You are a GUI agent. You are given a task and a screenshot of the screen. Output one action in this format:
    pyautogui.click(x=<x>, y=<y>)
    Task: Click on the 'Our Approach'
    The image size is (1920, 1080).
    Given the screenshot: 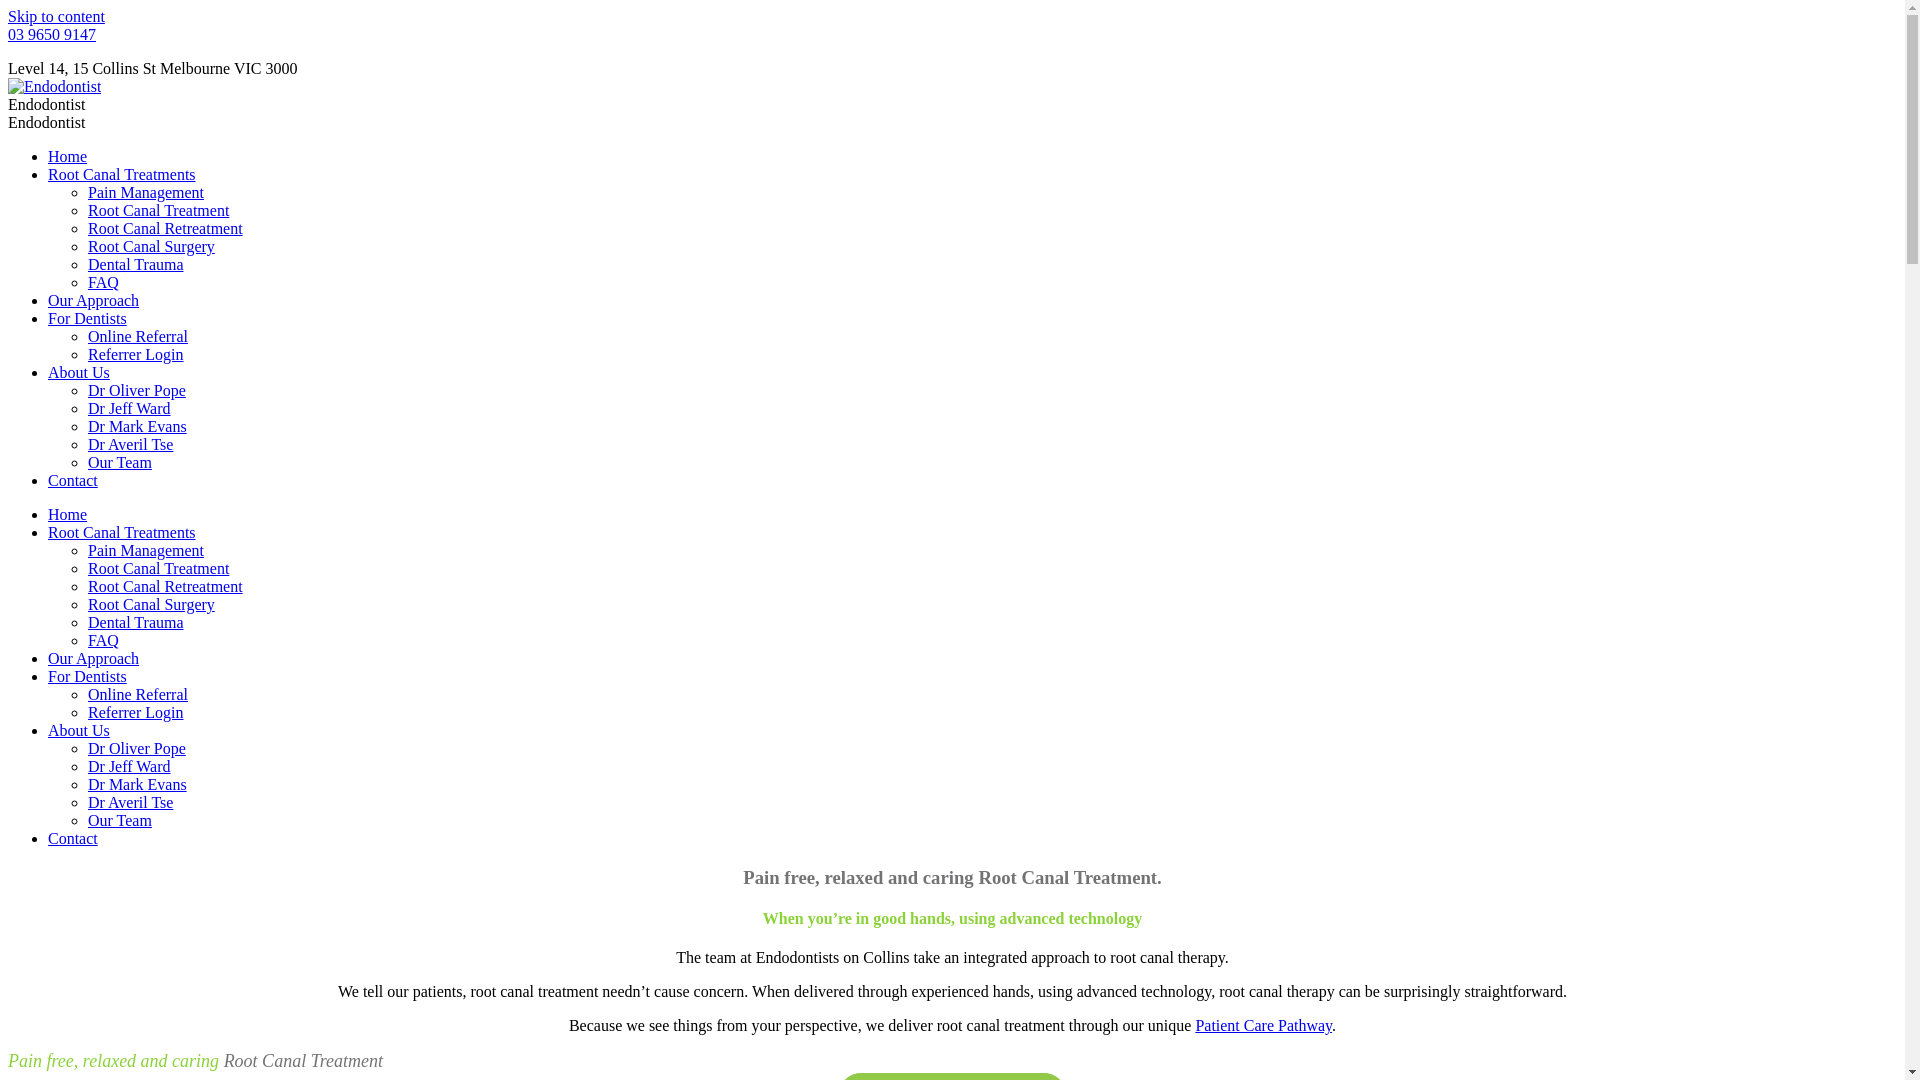 What is the action you would take?
    pyautogui.click(x=92, y=658)
    